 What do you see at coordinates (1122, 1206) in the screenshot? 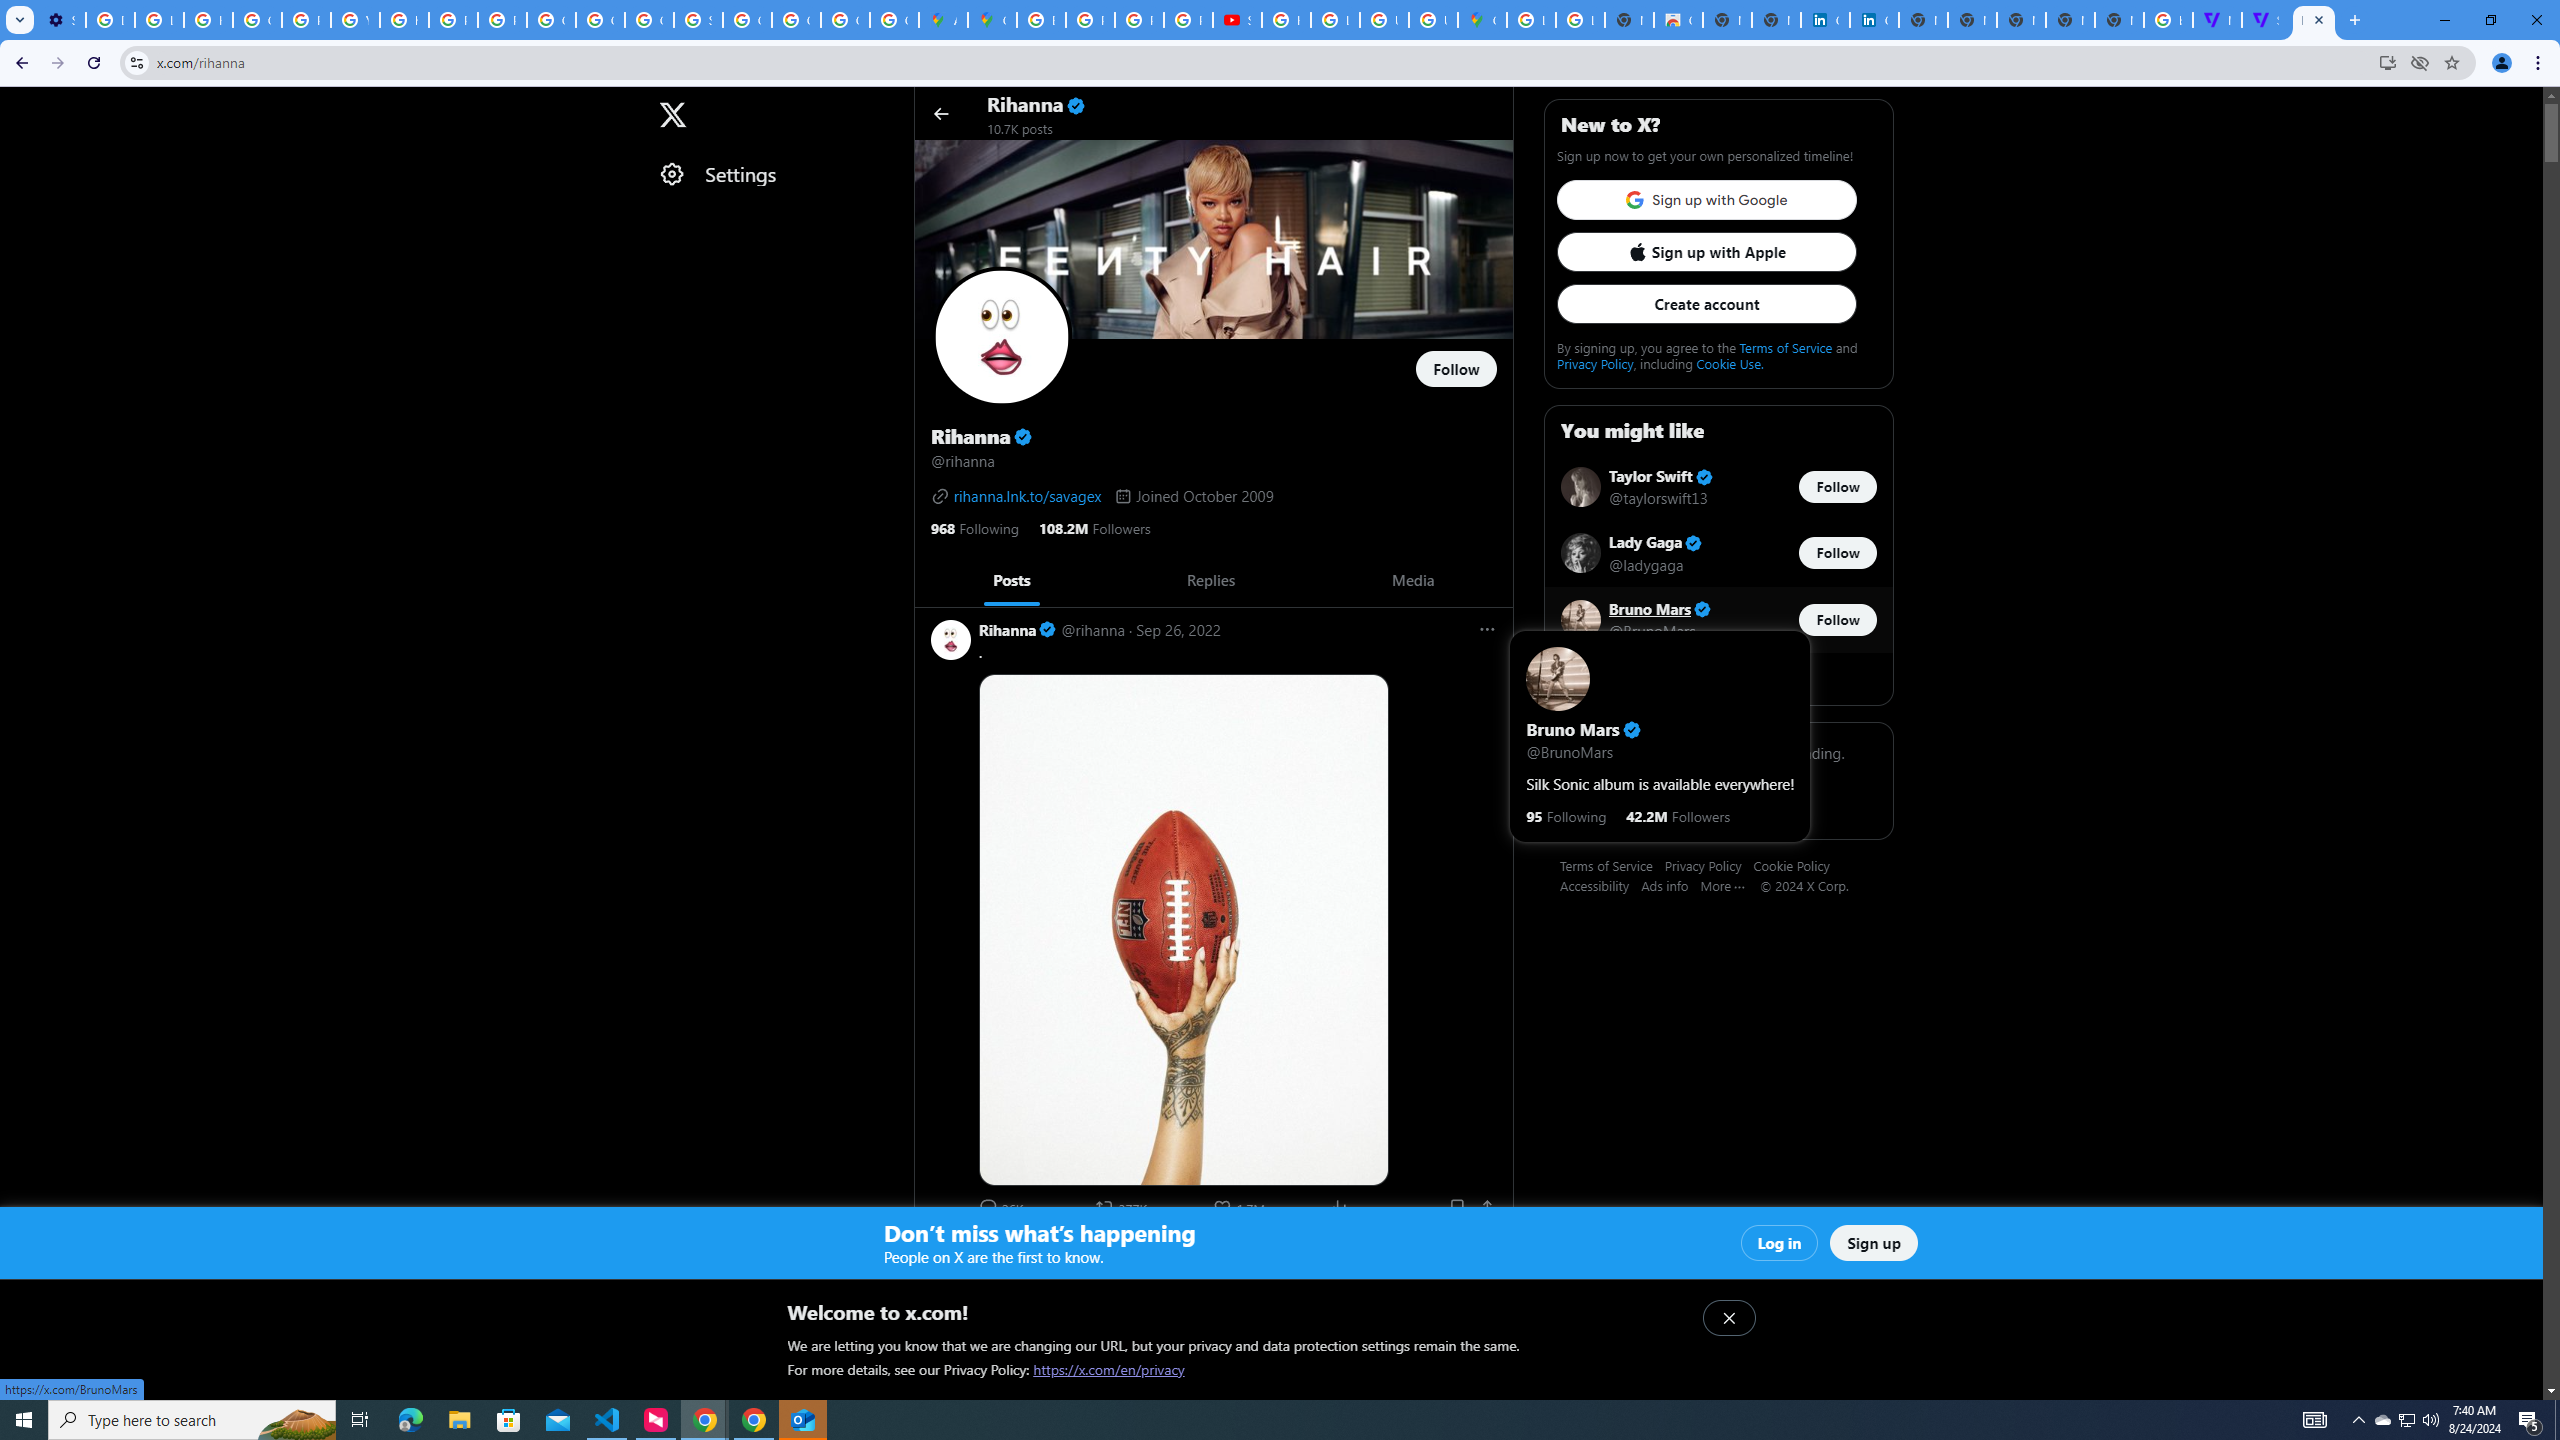
I see `'377632 reposts. Repost'` at bounding box center [1122, 1206].